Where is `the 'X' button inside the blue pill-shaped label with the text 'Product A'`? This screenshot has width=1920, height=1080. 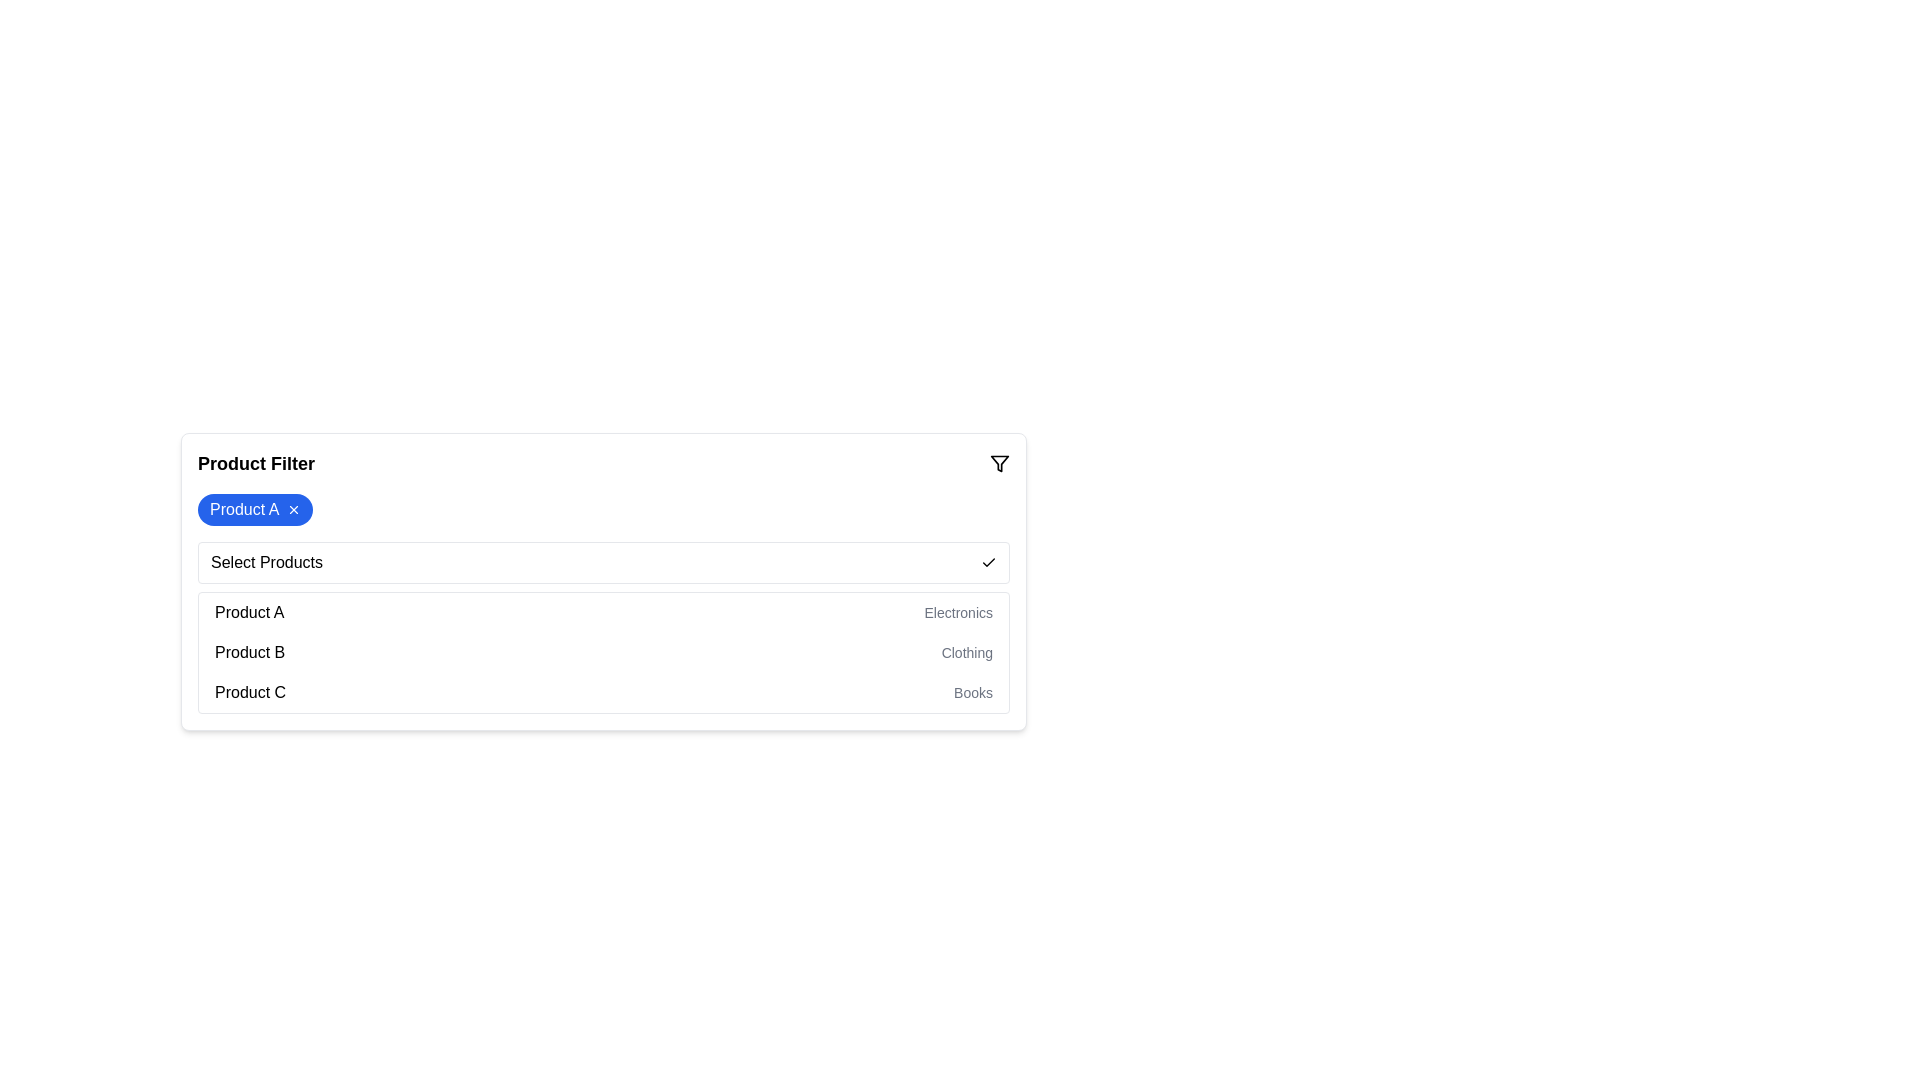
the 'X' button inside the blue pill-shaped label with the text 'Product A' is located at coordinates (293, 508).